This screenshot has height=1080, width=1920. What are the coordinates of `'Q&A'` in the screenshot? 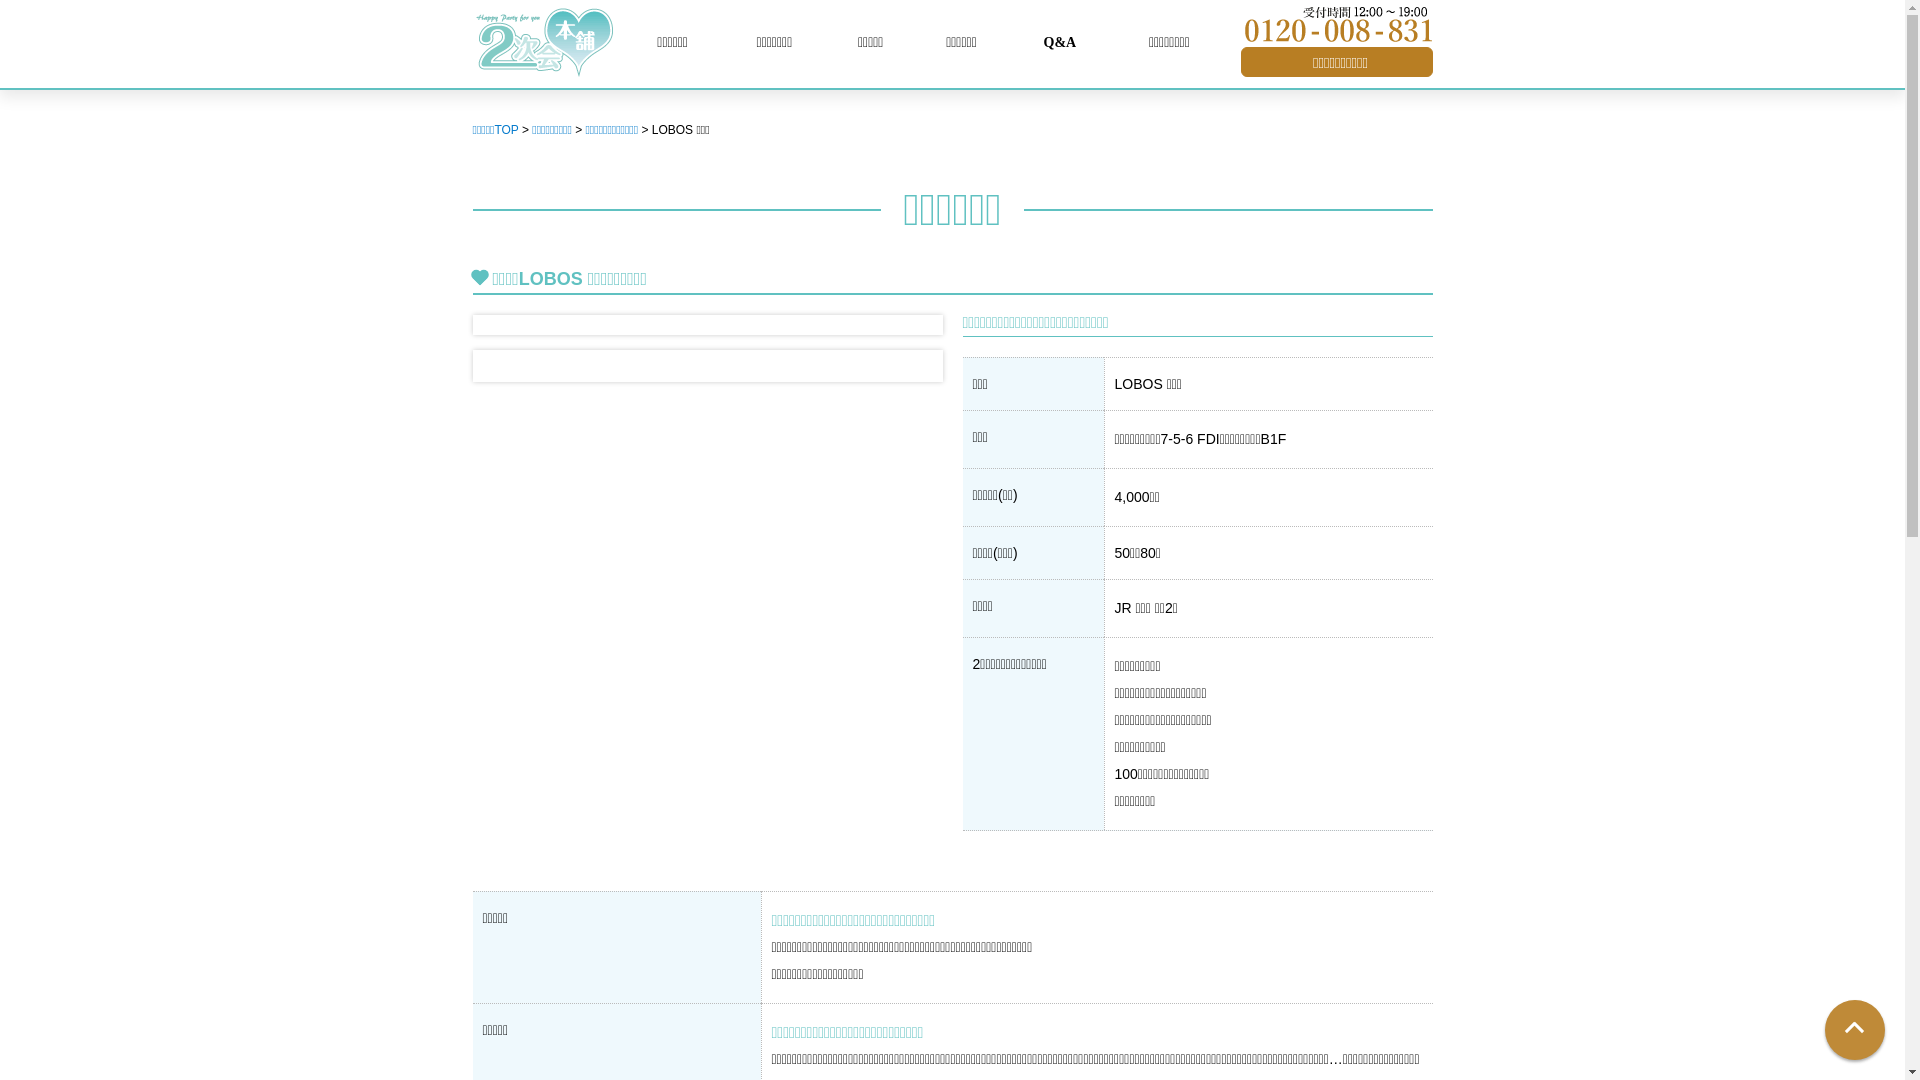 It's located at (1059, 42).